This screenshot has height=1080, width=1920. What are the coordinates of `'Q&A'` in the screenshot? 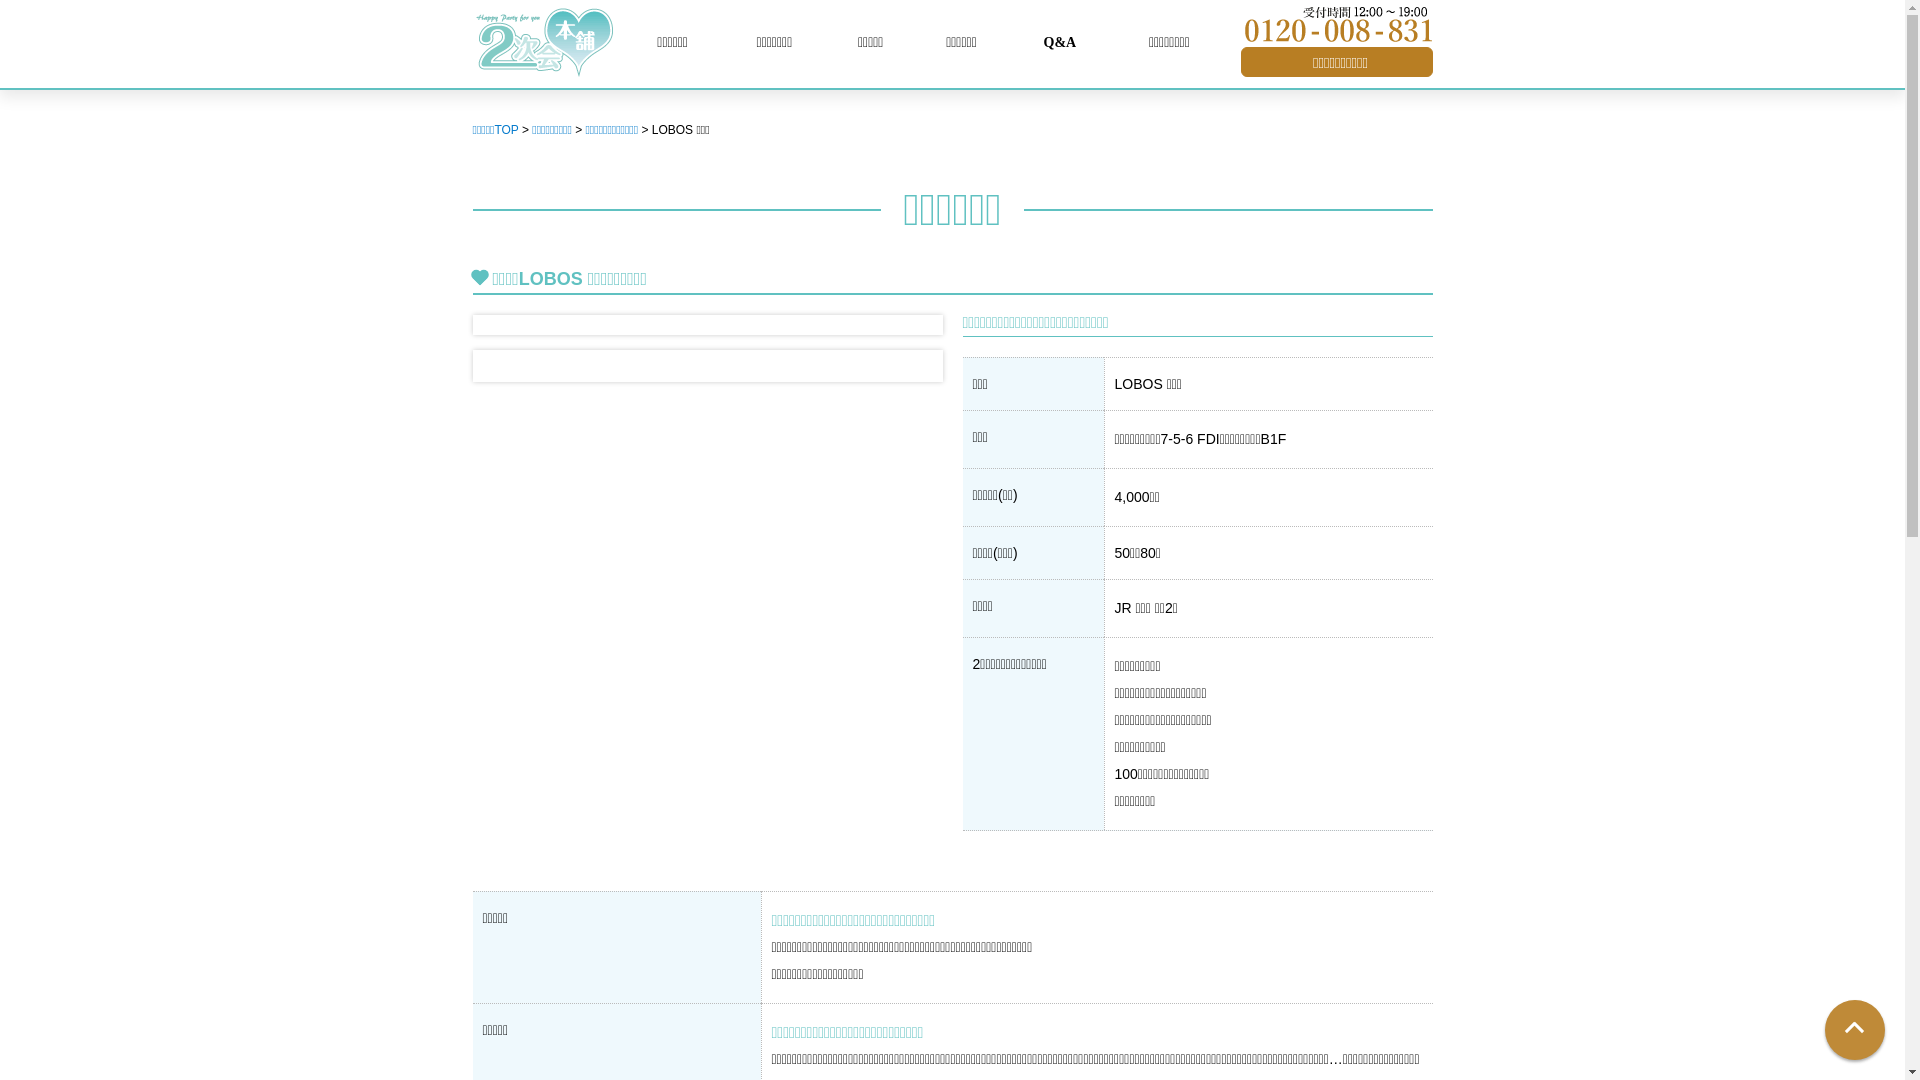 It's located at (1059, 42).